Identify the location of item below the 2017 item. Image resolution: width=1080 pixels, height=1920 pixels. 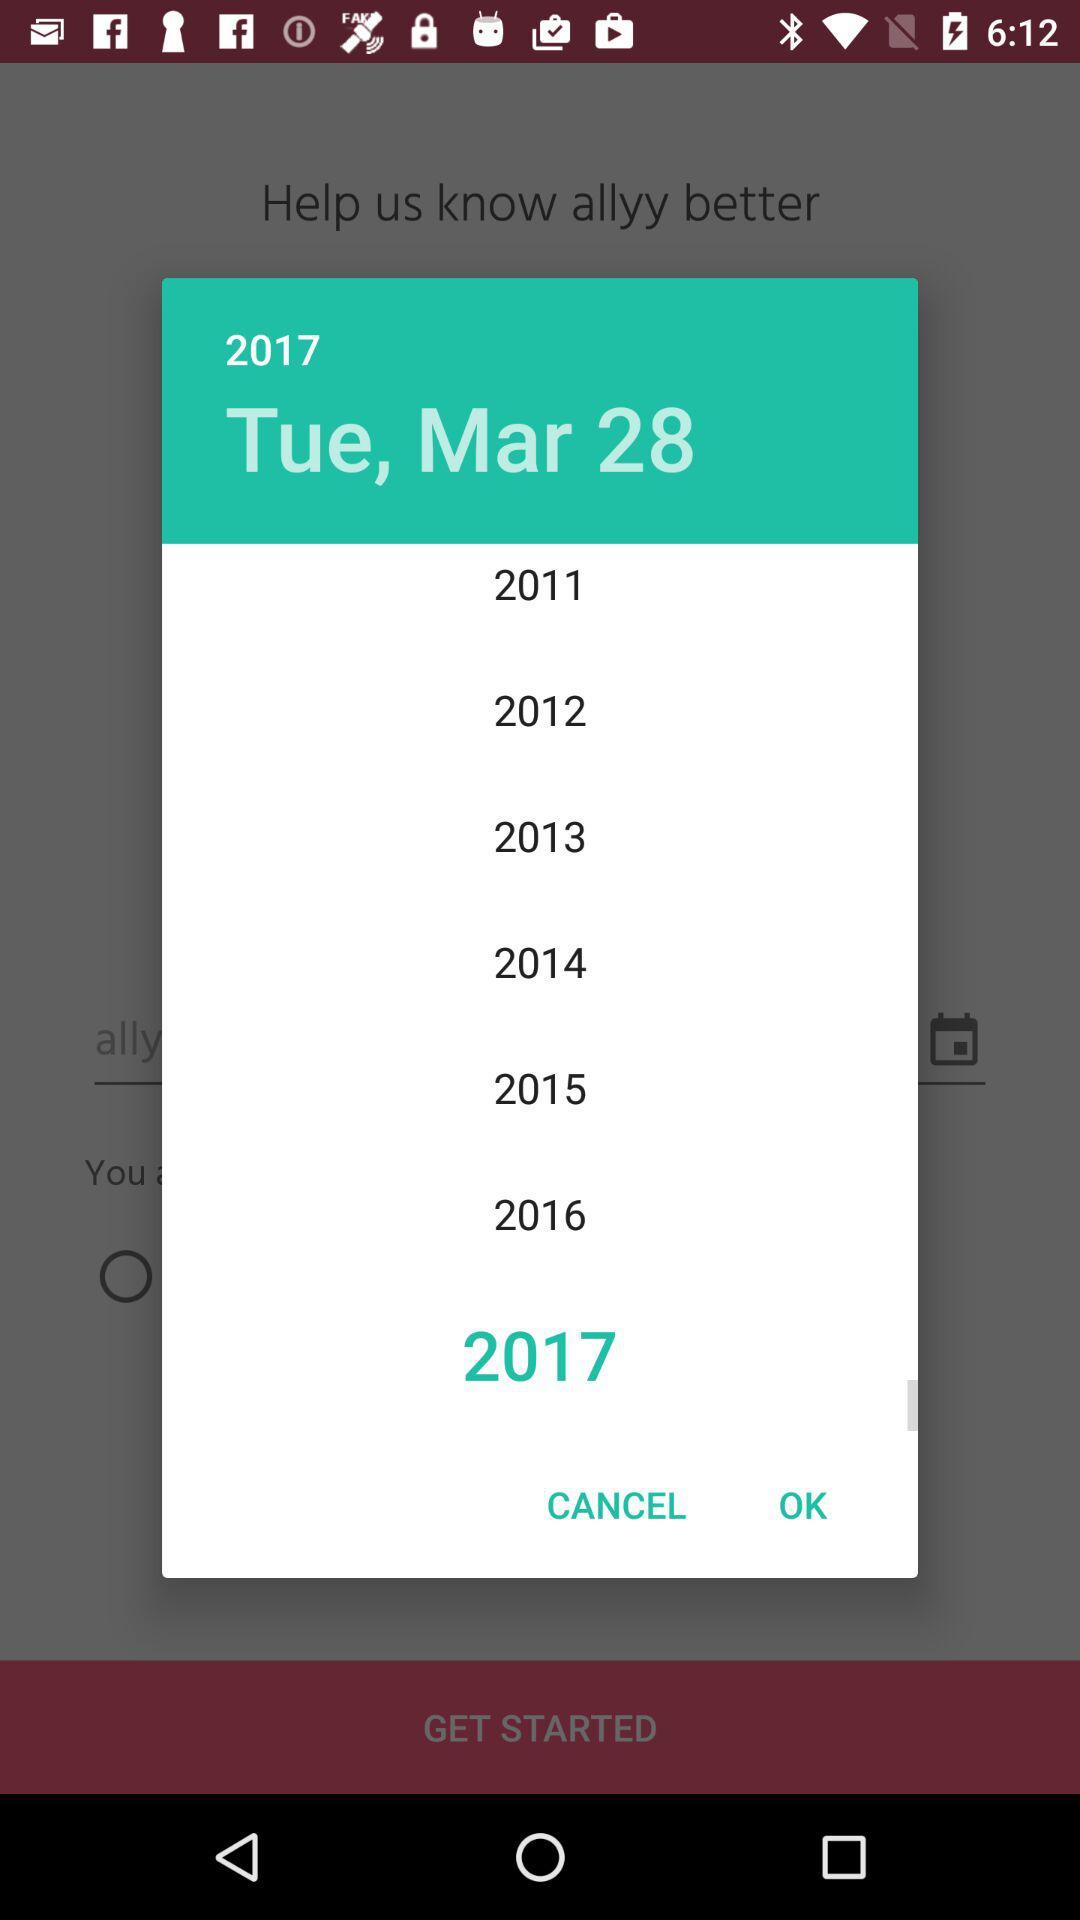
(615, 1504).